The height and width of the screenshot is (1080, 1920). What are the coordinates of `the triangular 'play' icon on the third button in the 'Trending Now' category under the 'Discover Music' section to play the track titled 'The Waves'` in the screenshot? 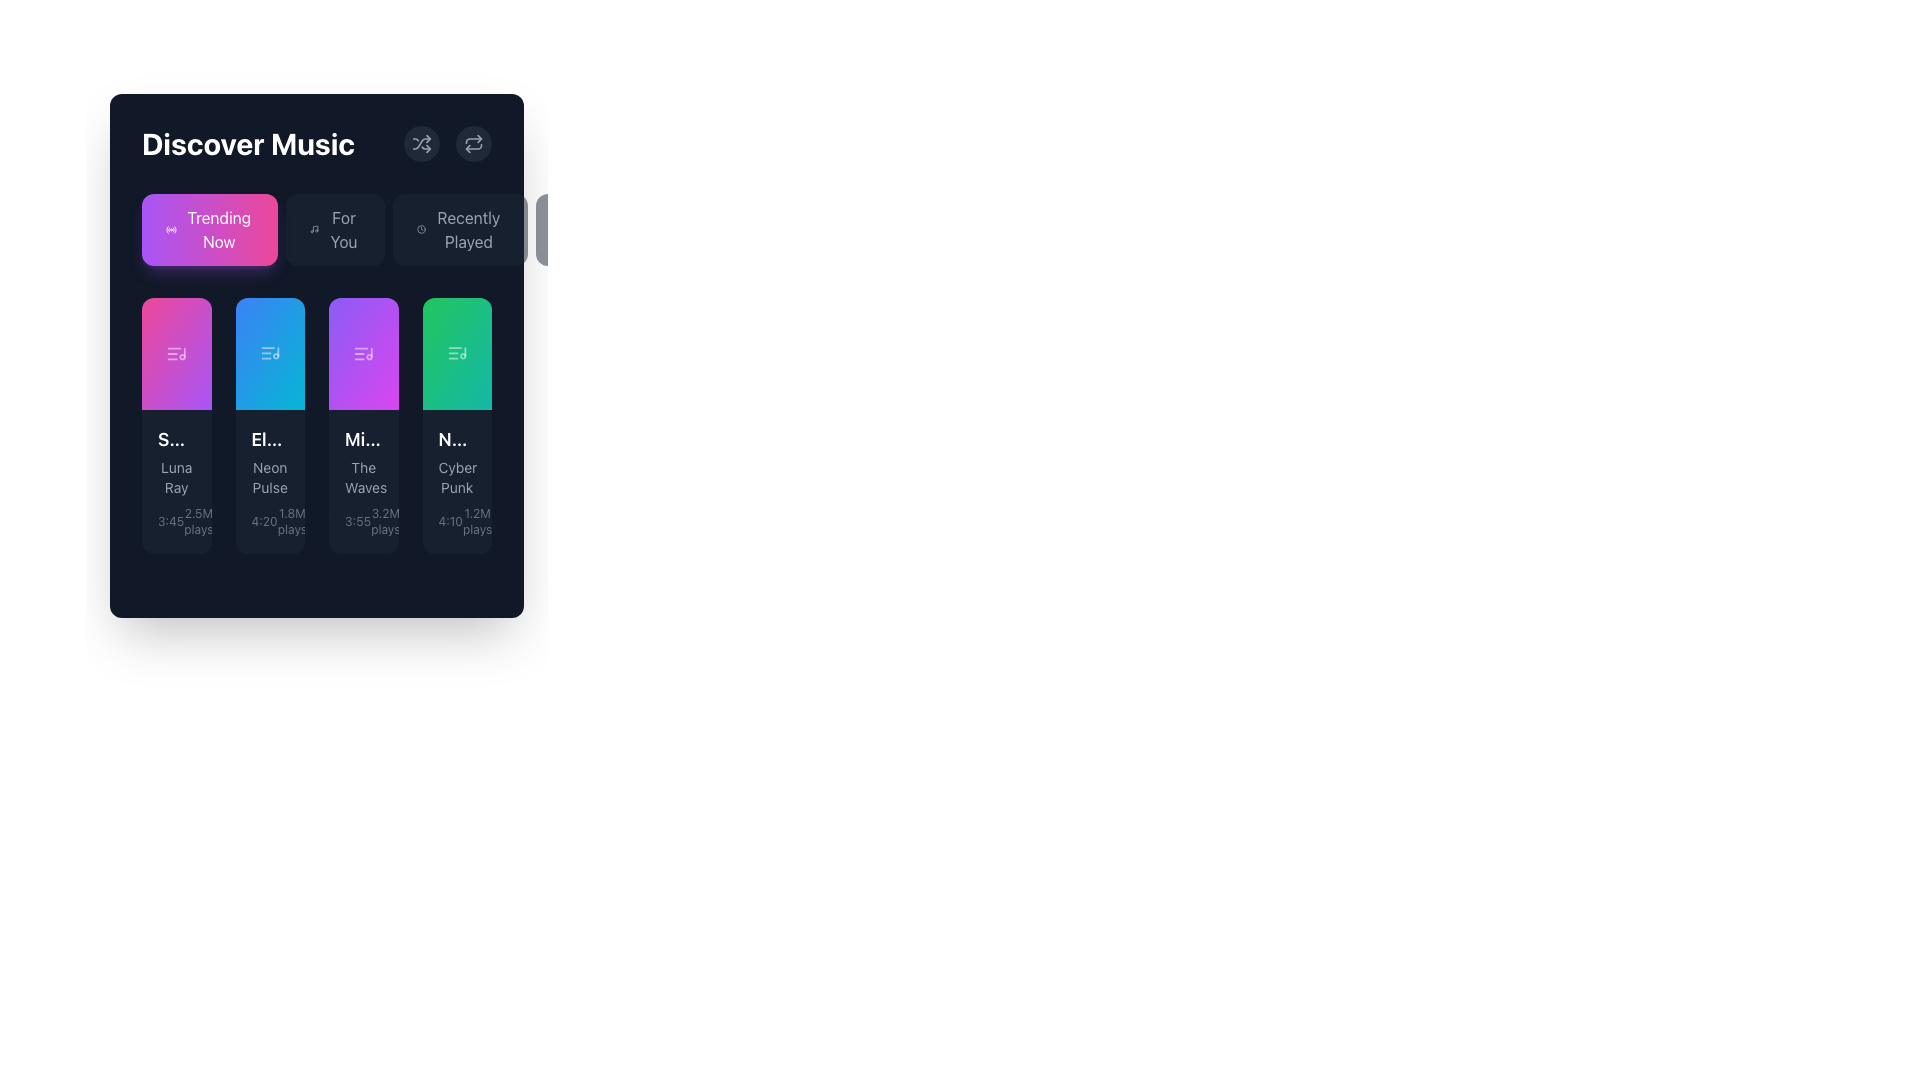 It's located at (365, 353).